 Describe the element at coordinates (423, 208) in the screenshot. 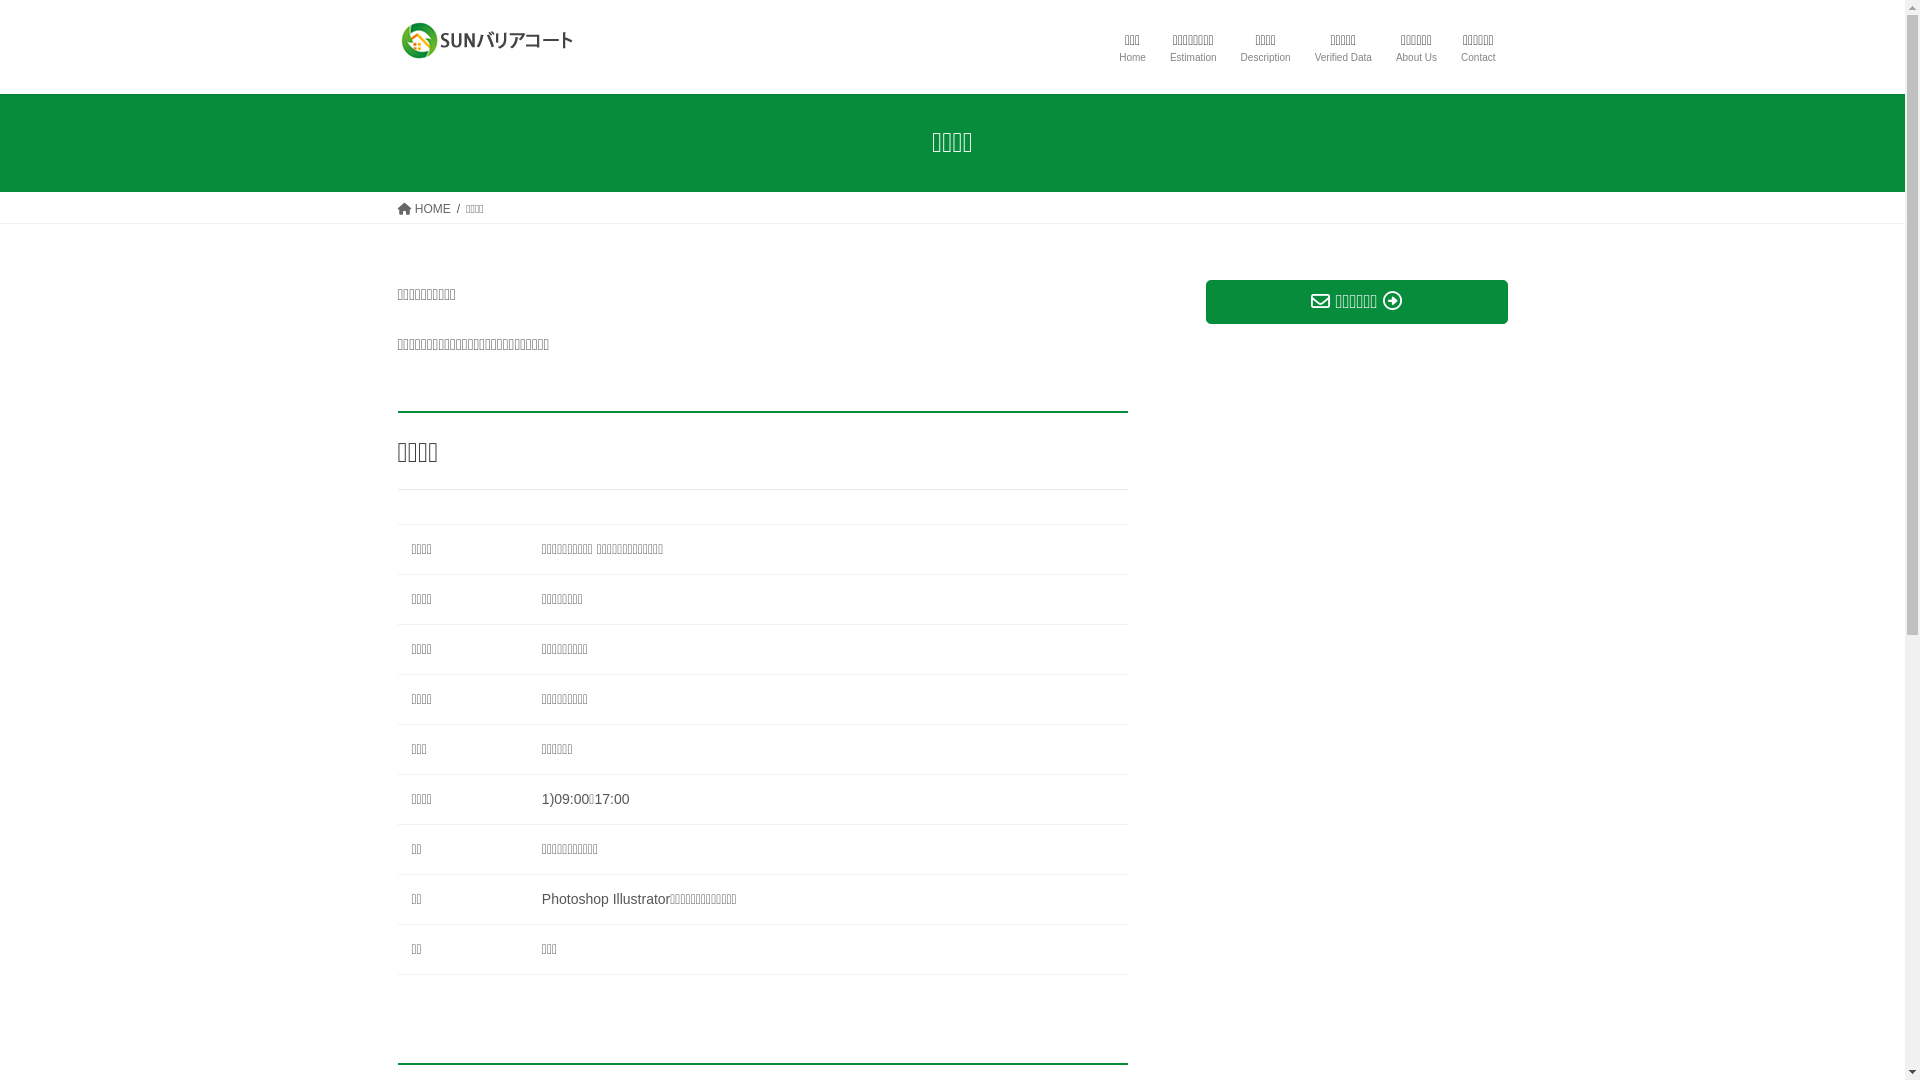

I see `'HOME'` at that location.